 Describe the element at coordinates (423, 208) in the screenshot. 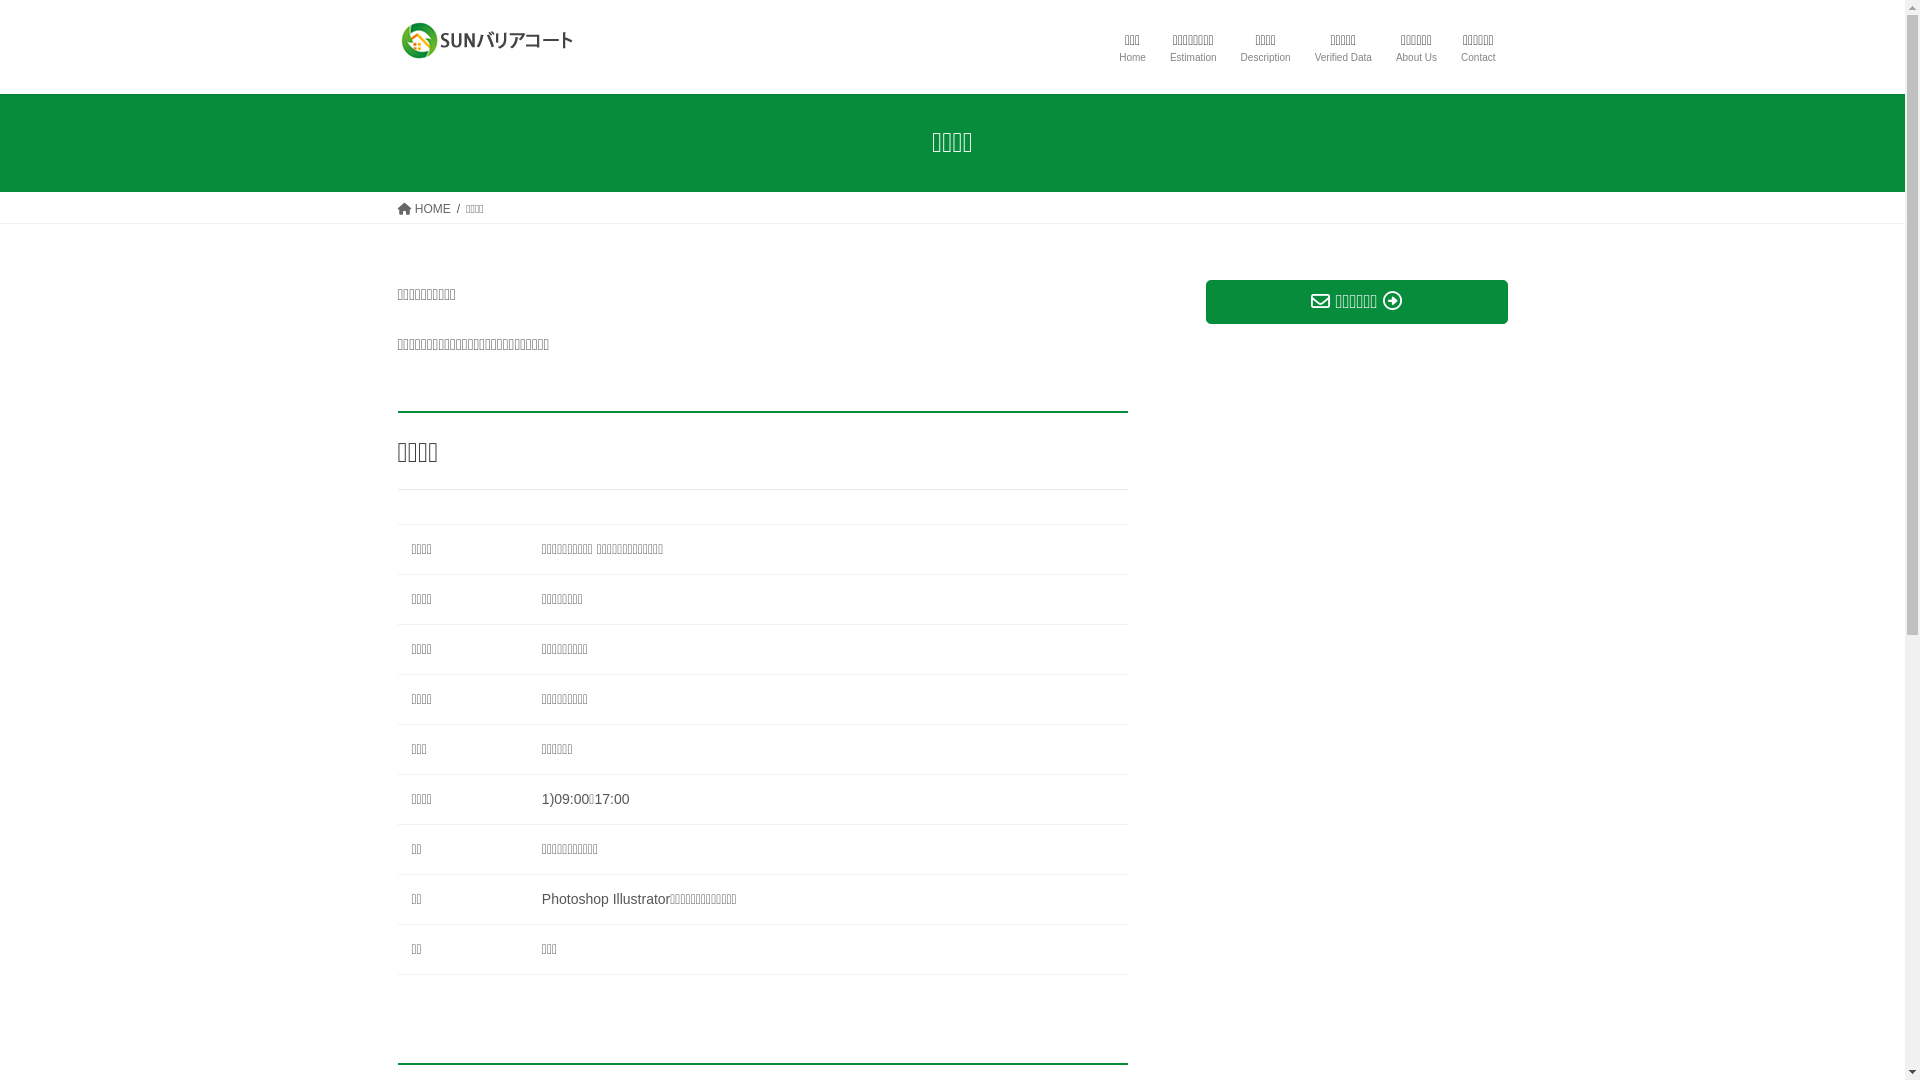

I see `'HOME'` at that location.